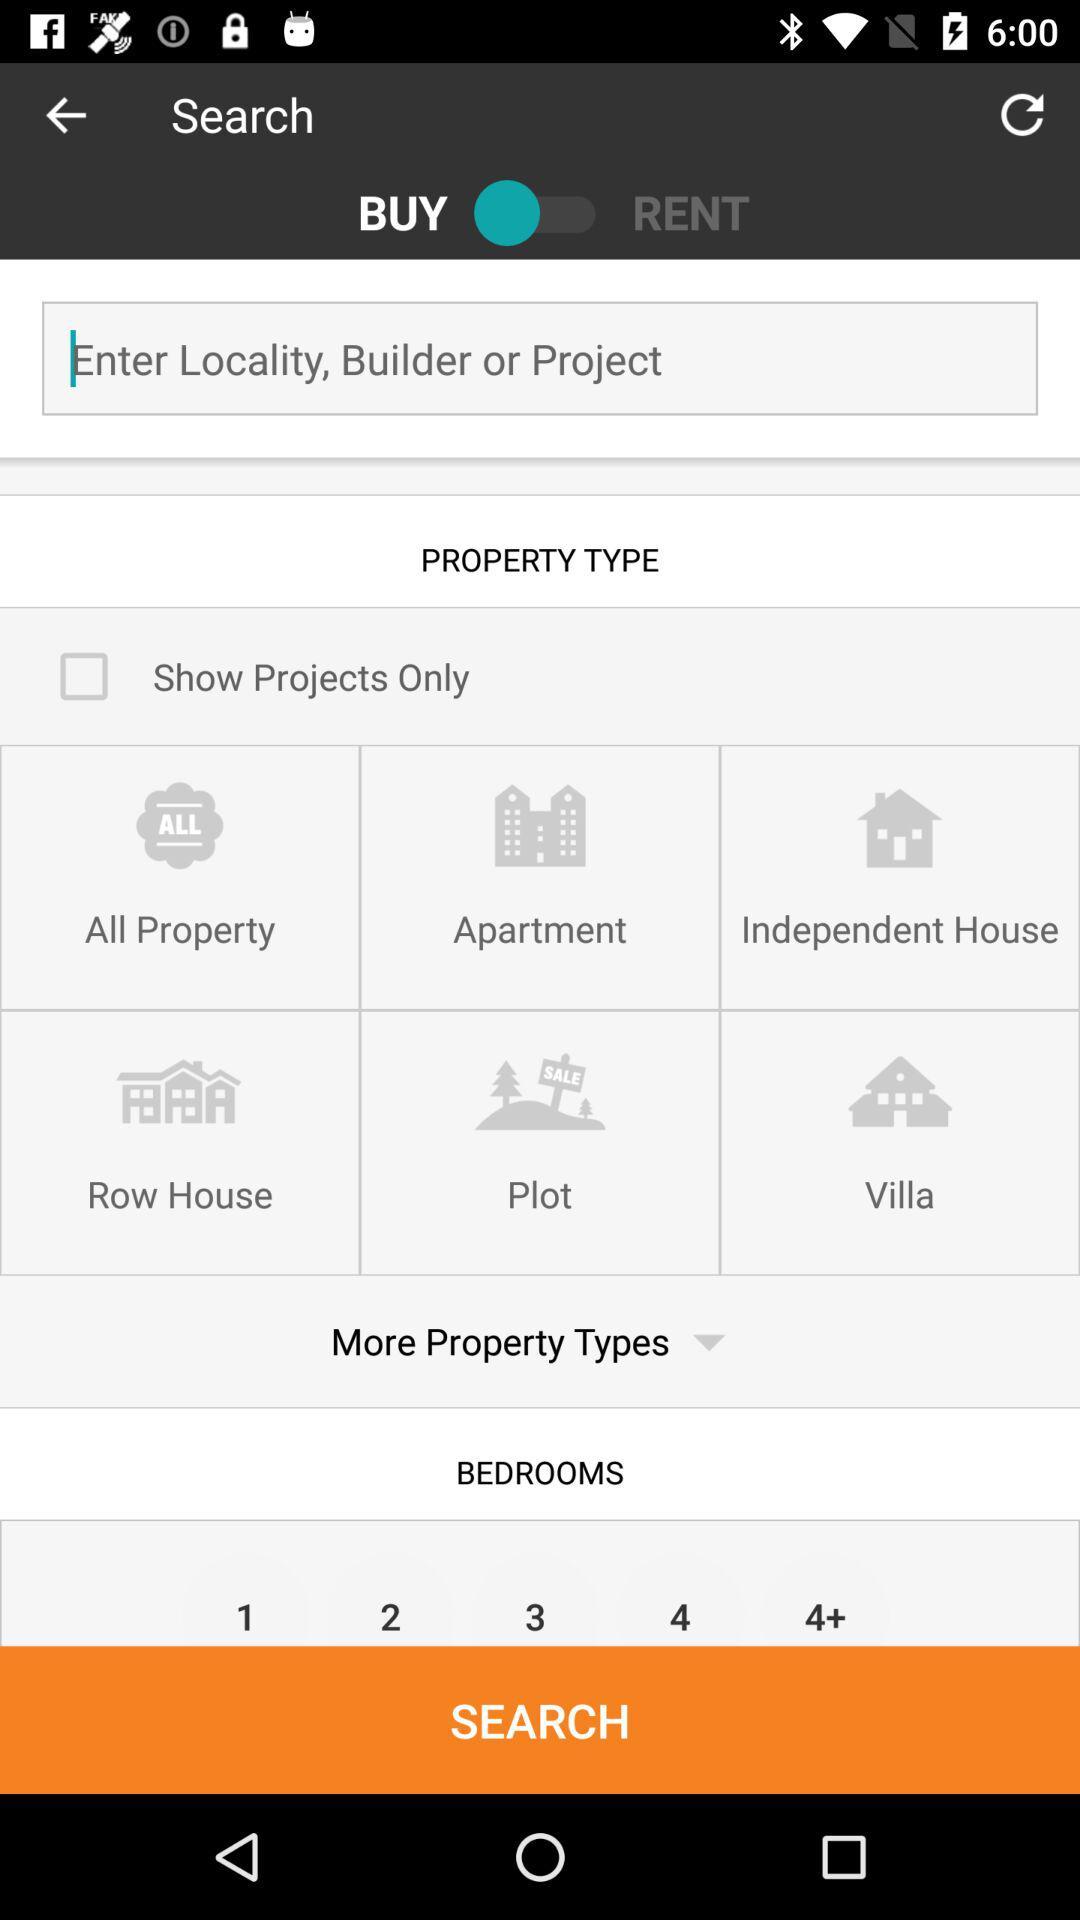 This screenshot has width=1080, height=1920. Describe the element at coordinates (245, 1597) in the screenshot. I see `1 icon` at that location.